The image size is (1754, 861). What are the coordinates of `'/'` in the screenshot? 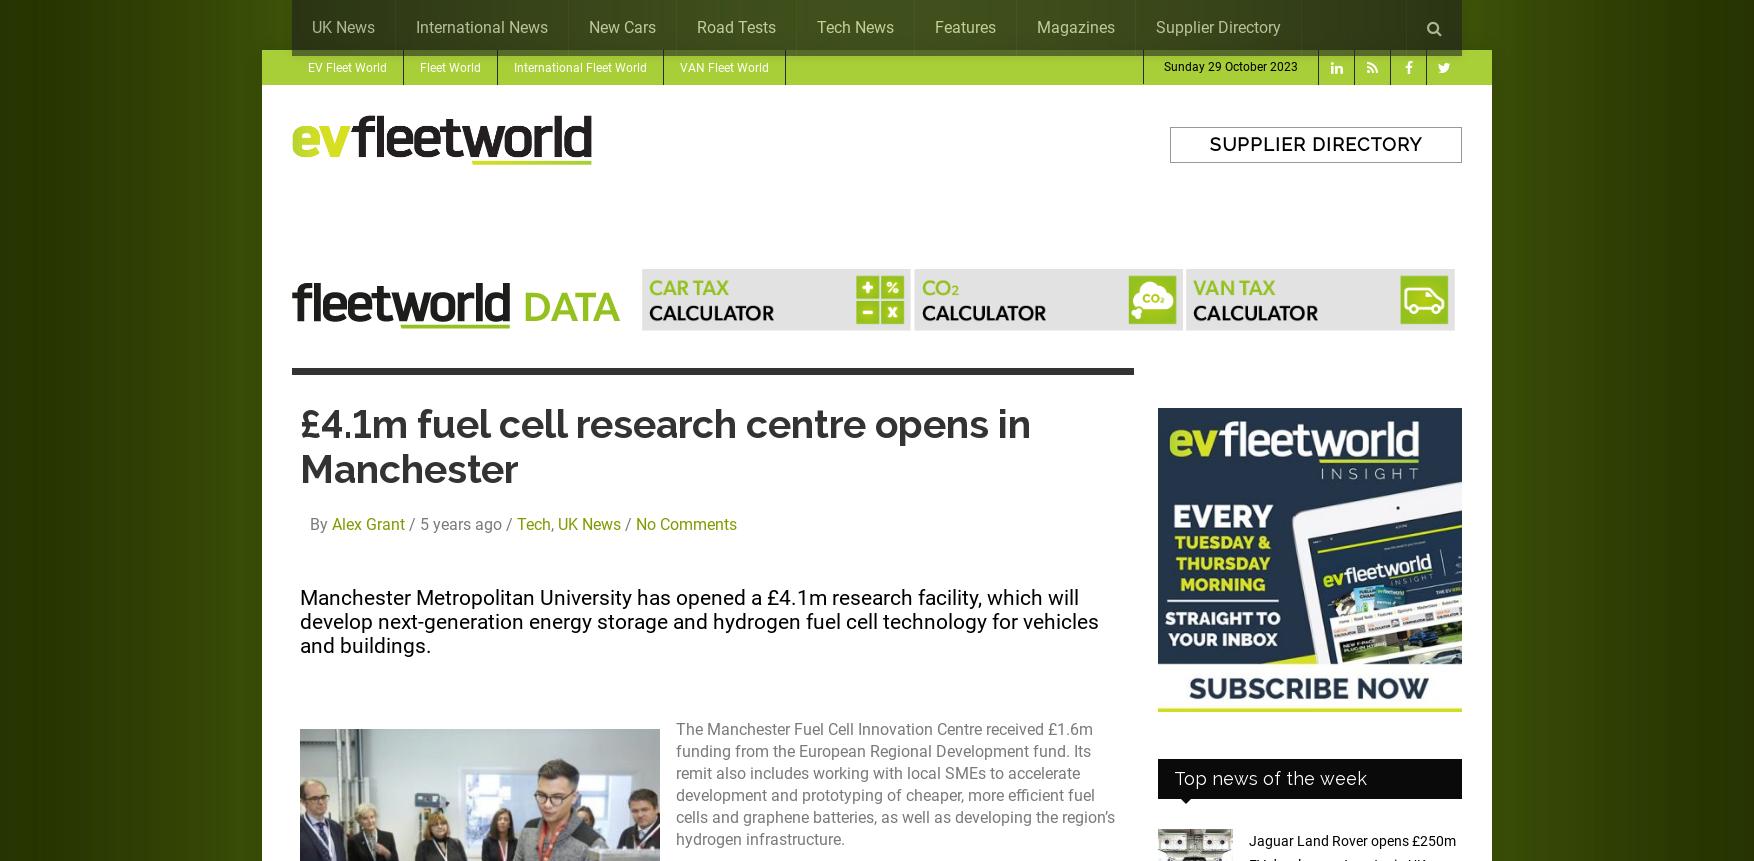 It's located at (627, 524).